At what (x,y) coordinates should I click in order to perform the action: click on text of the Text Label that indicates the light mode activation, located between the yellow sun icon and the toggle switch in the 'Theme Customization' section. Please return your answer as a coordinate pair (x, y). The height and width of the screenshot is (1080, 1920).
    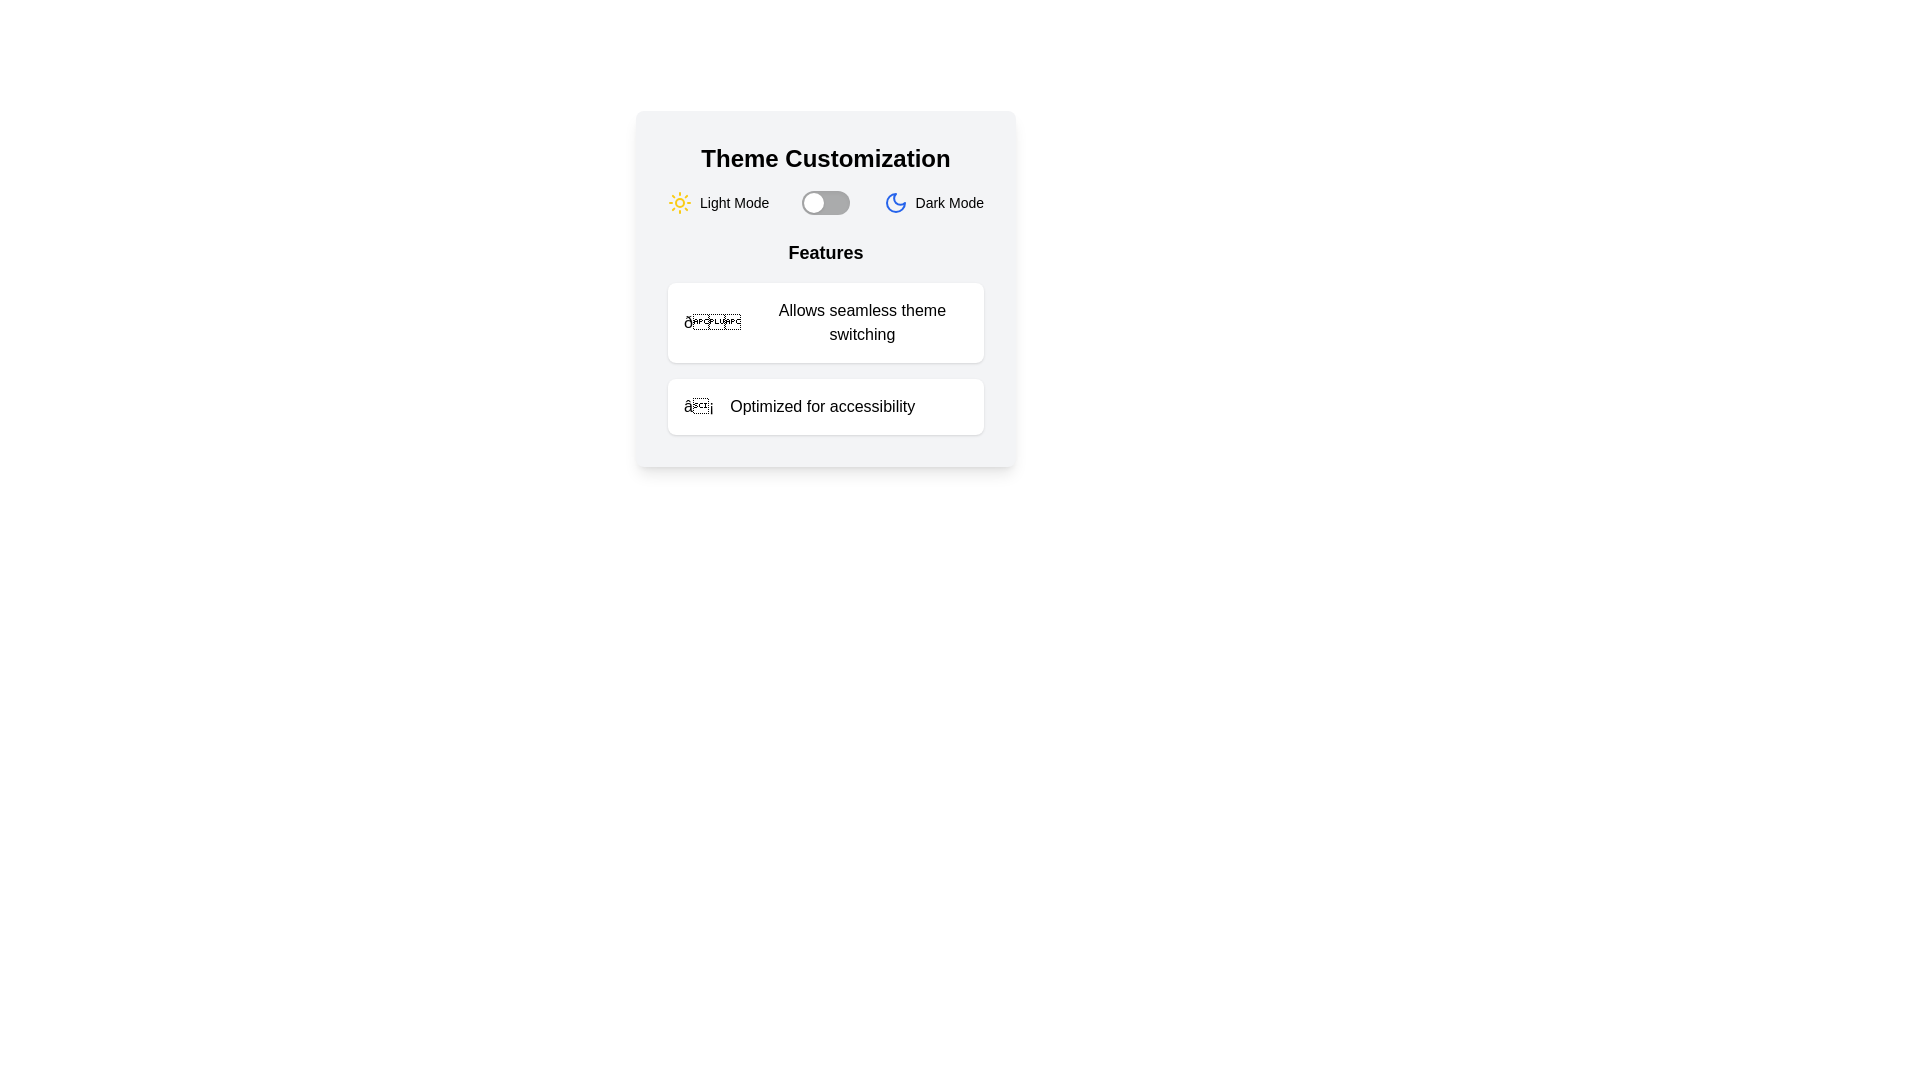
    Looking at the image, I should click on (733, 203).